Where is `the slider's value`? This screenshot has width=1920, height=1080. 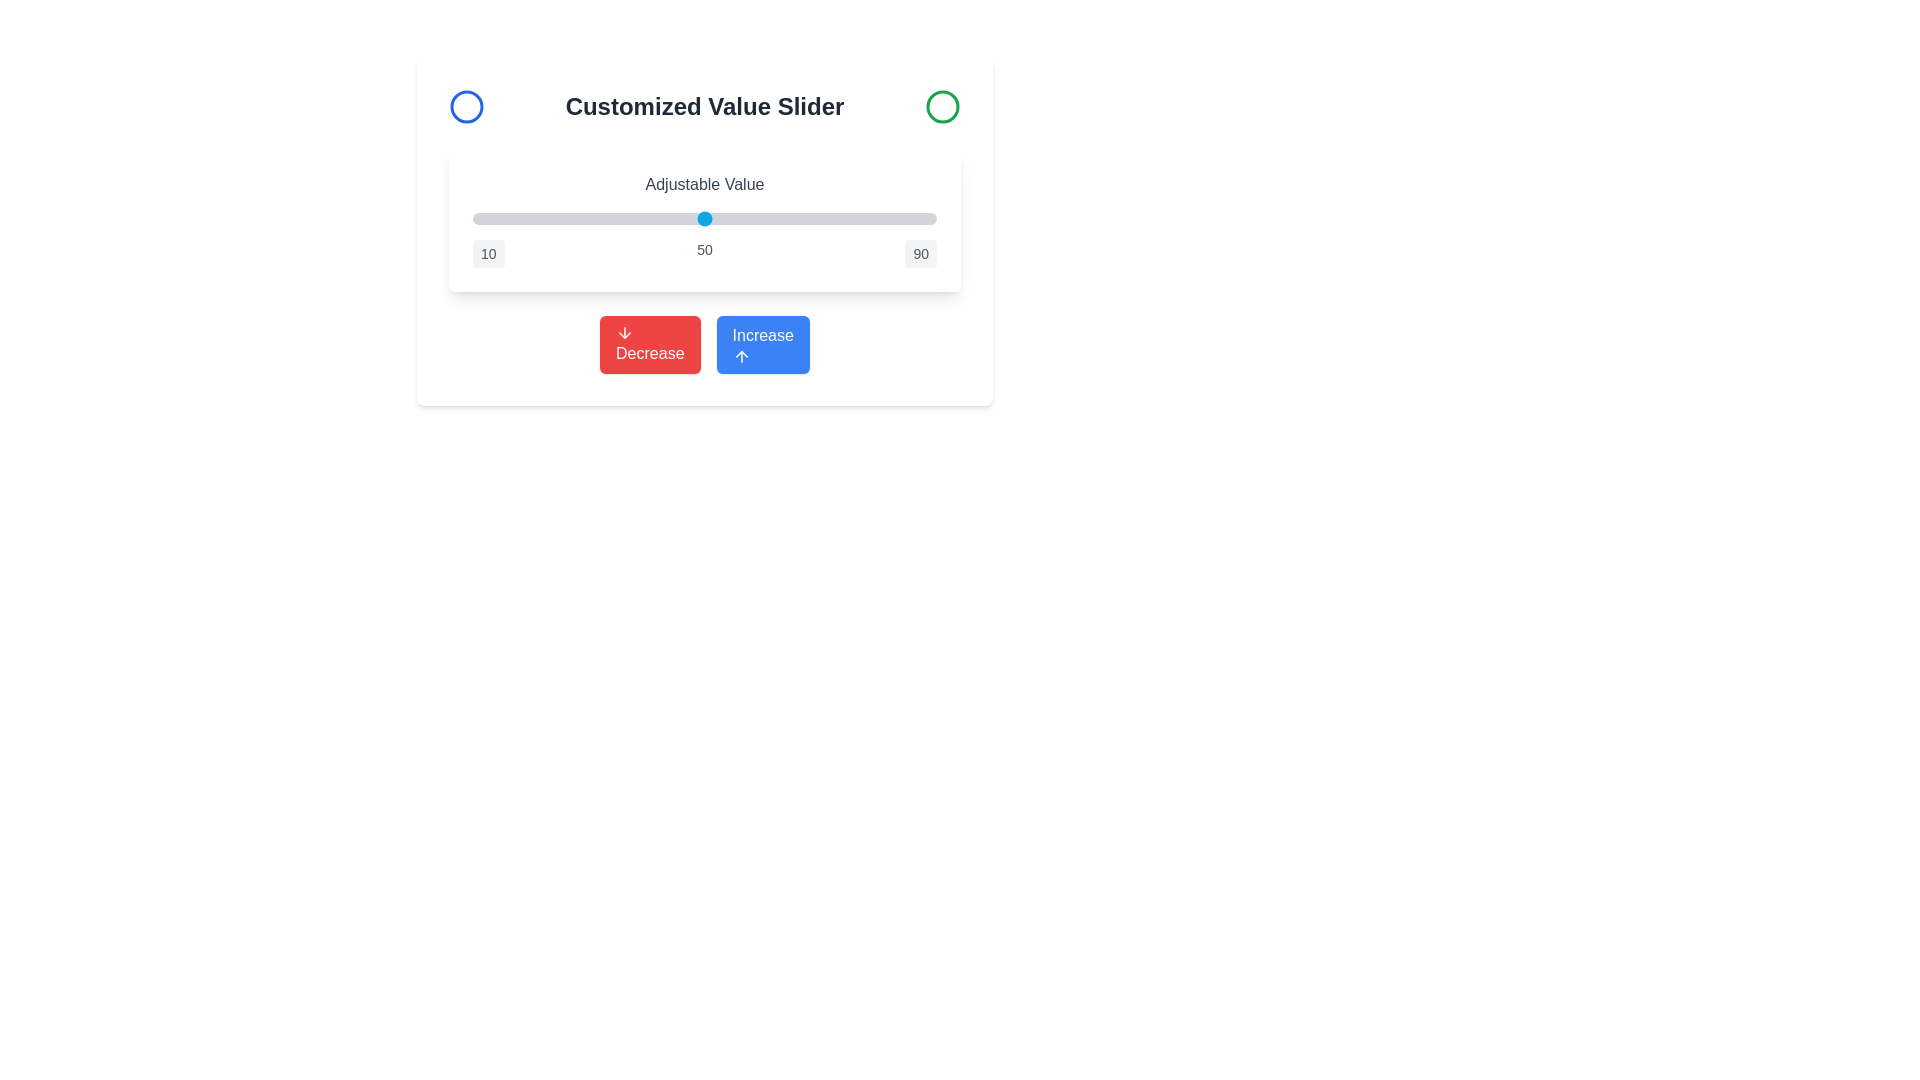 the slider's value is located at coordinates (617, 219).